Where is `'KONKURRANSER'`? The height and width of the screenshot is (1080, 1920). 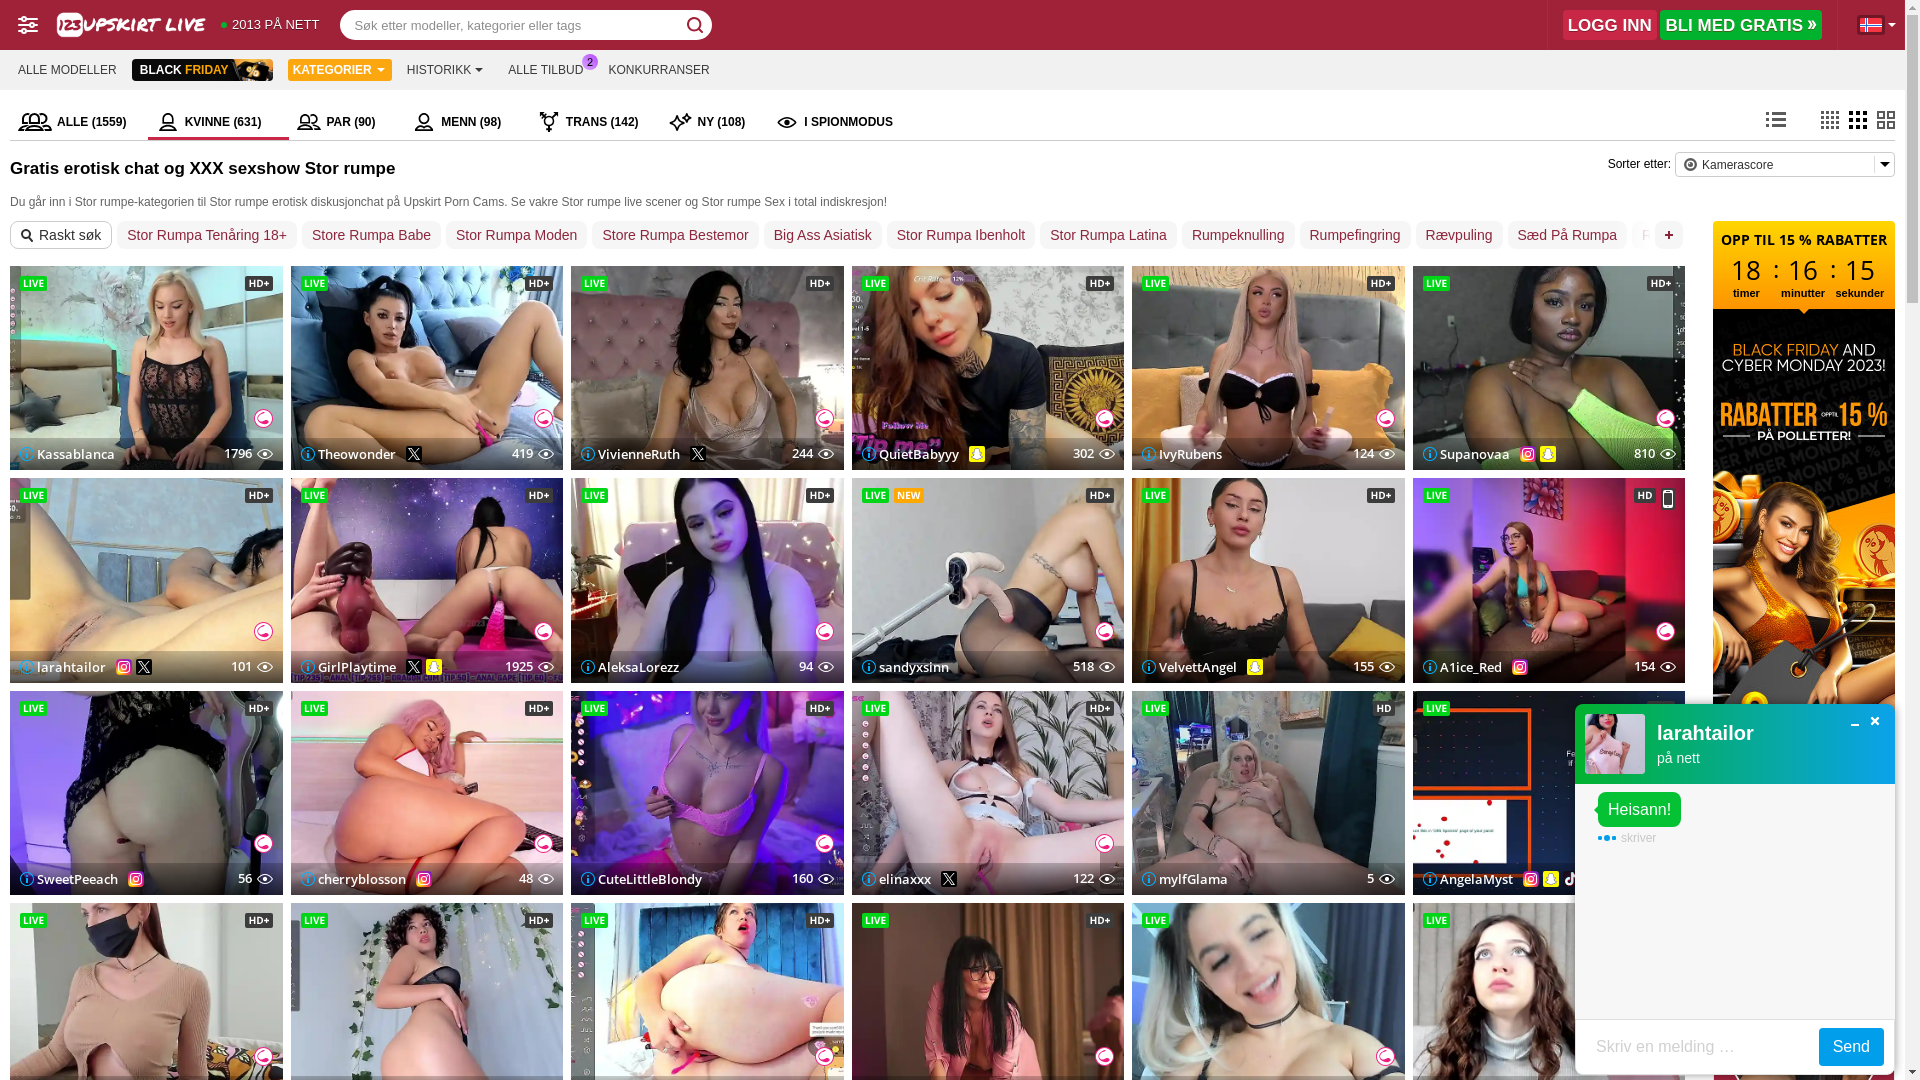
'KONKURRANSER' is located at coordinates (597, 68).